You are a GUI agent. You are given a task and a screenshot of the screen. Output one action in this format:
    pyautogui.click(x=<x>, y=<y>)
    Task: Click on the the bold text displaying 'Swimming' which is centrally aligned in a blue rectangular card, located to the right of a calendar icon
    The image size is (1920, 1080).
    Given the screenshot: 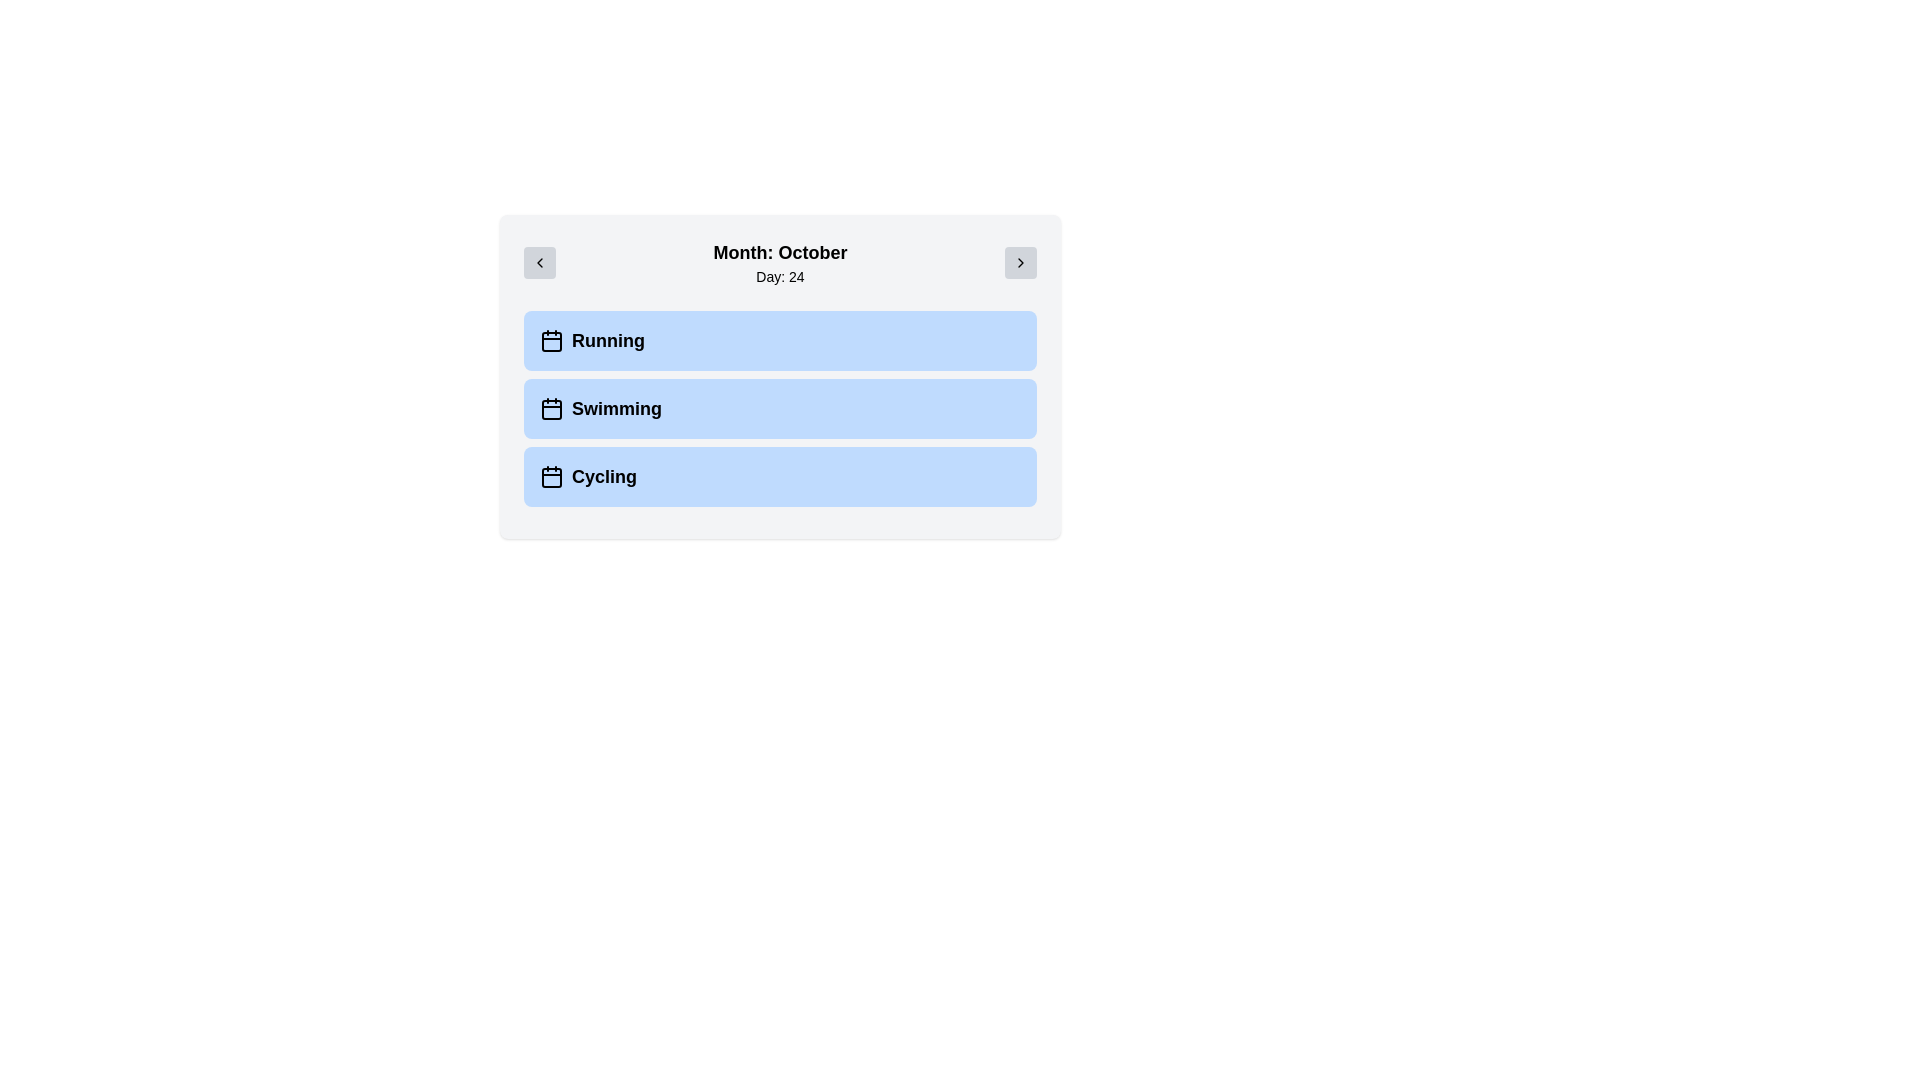 What is the action you would take?
    pyautogui.click(x=616, y=407)
    